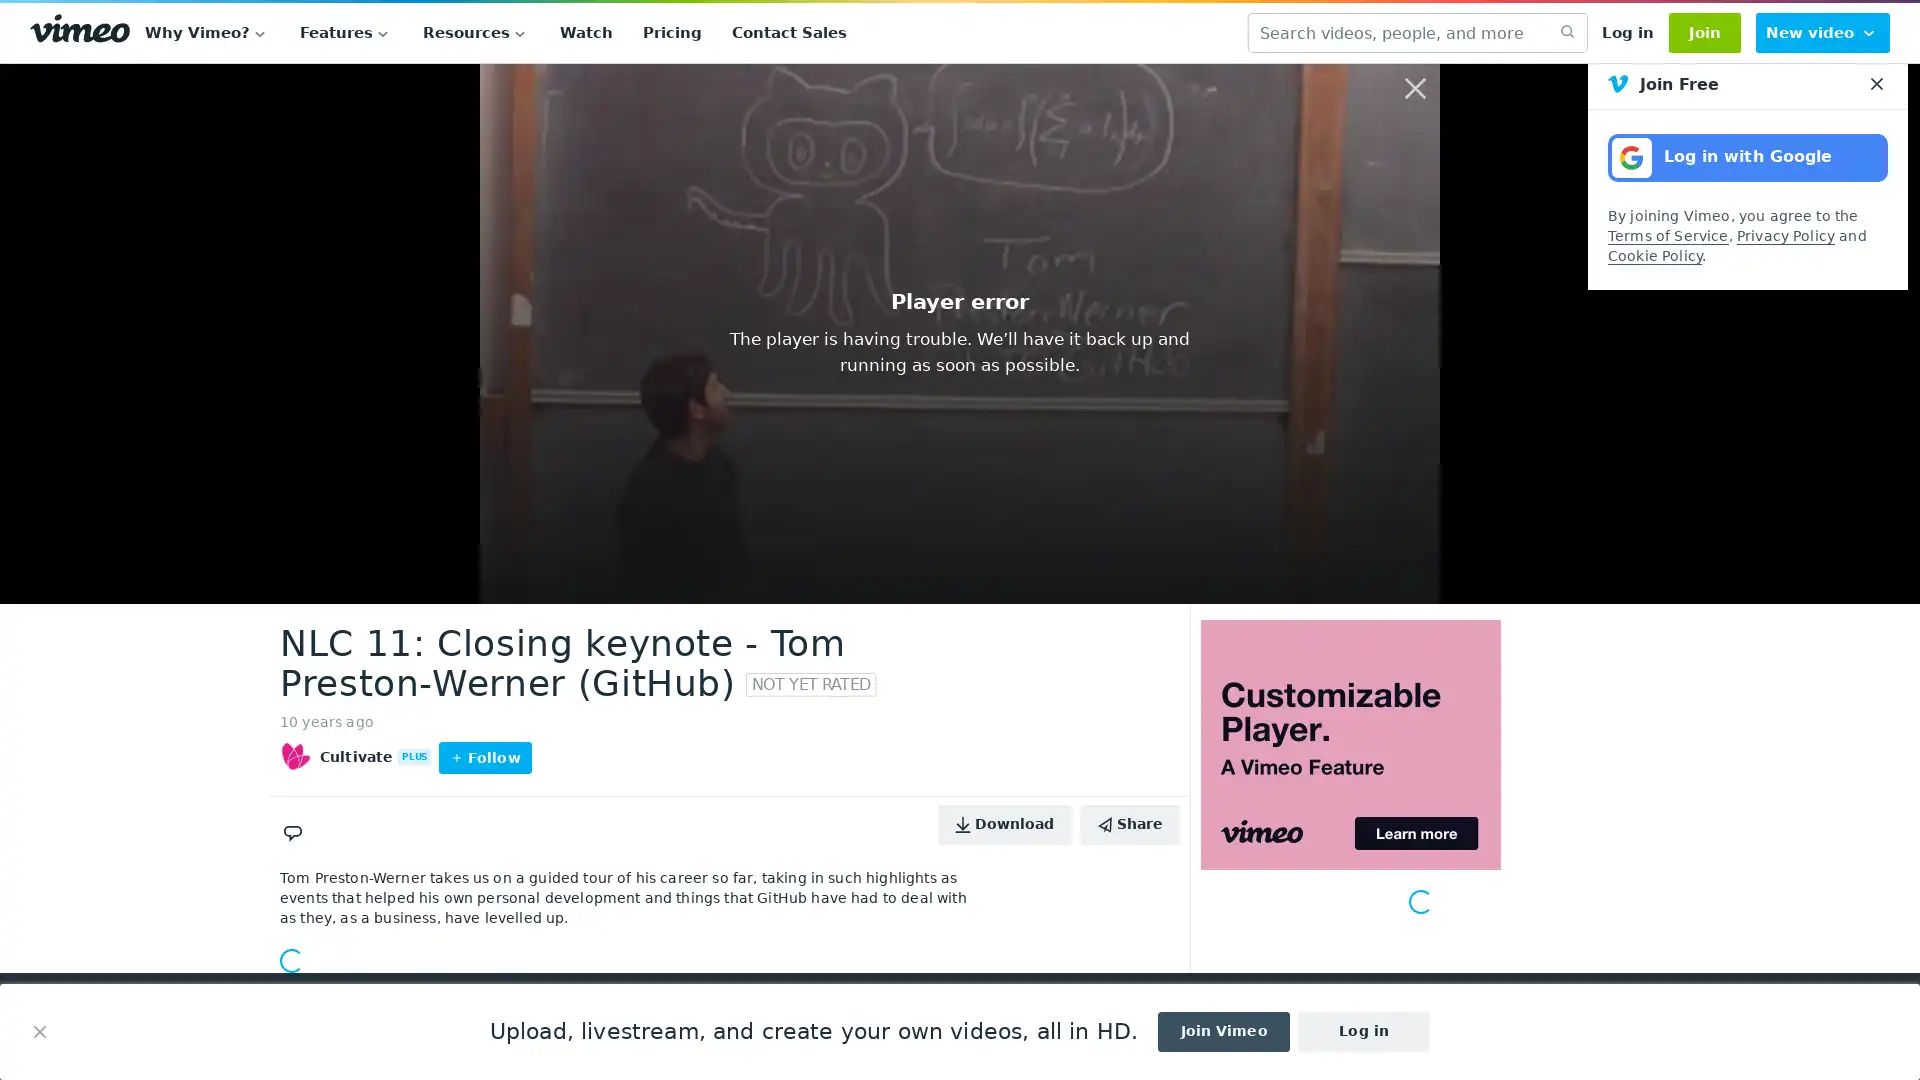  I want to click on Close overlay, so click(1414, 88).